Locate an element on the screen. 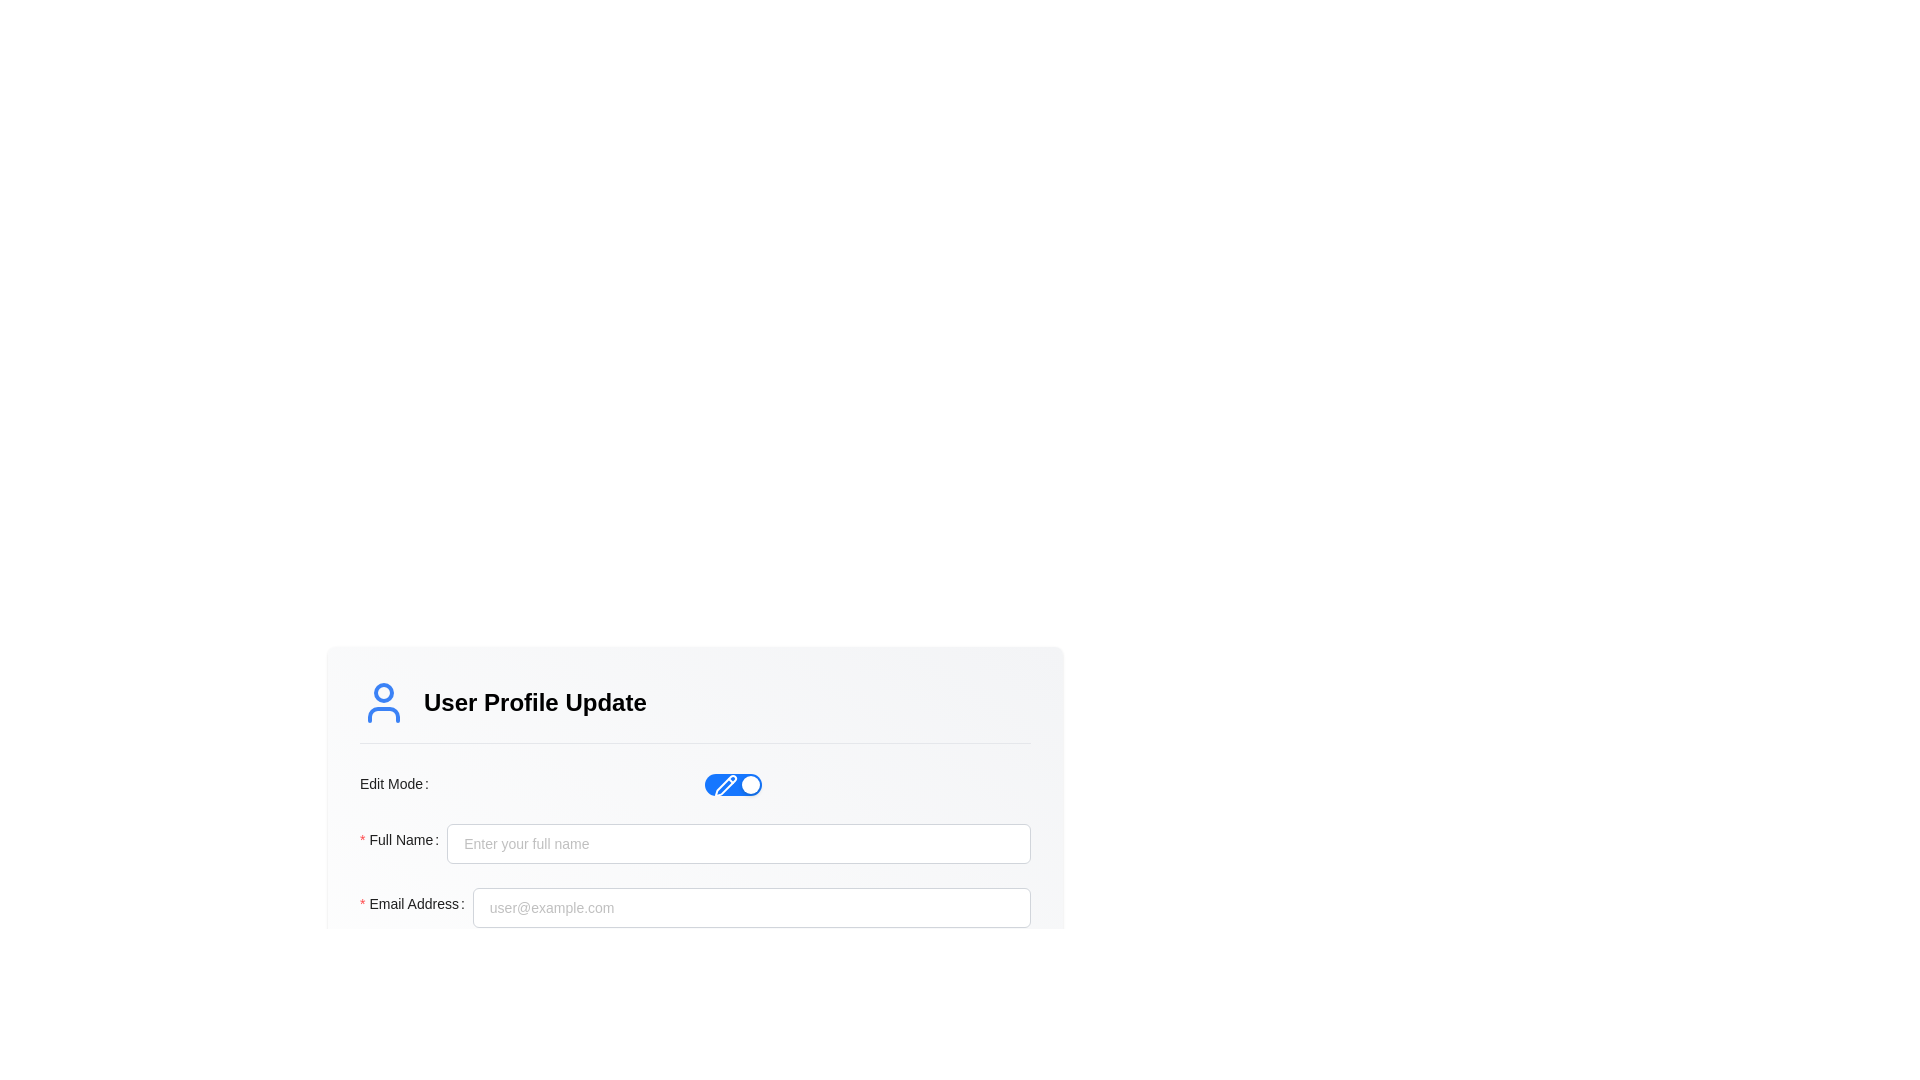 This screenshot has width=1920, height=1080. text label indicating the purpose of the user profile update section, which is located next to a user figure icon at the top of the interface is located at coordinates (535, 701).